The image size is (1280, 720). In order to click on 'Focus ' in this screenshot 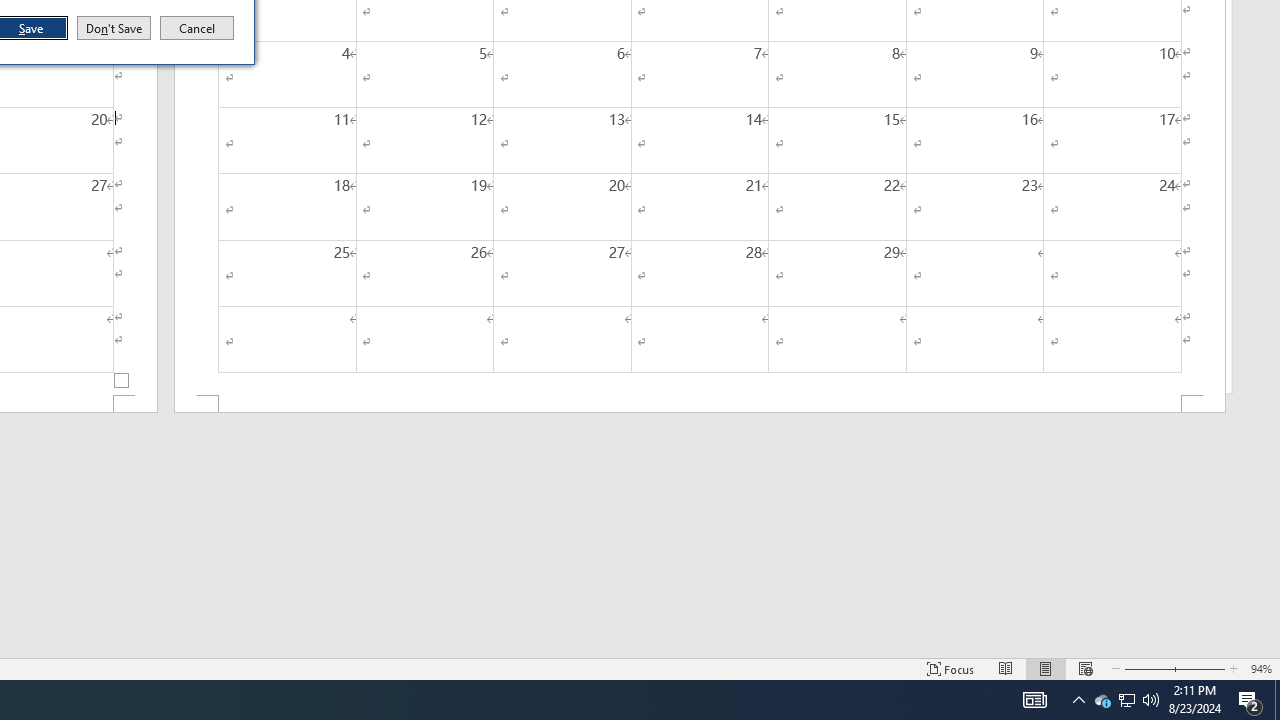, I will do `click(950, 669)`.